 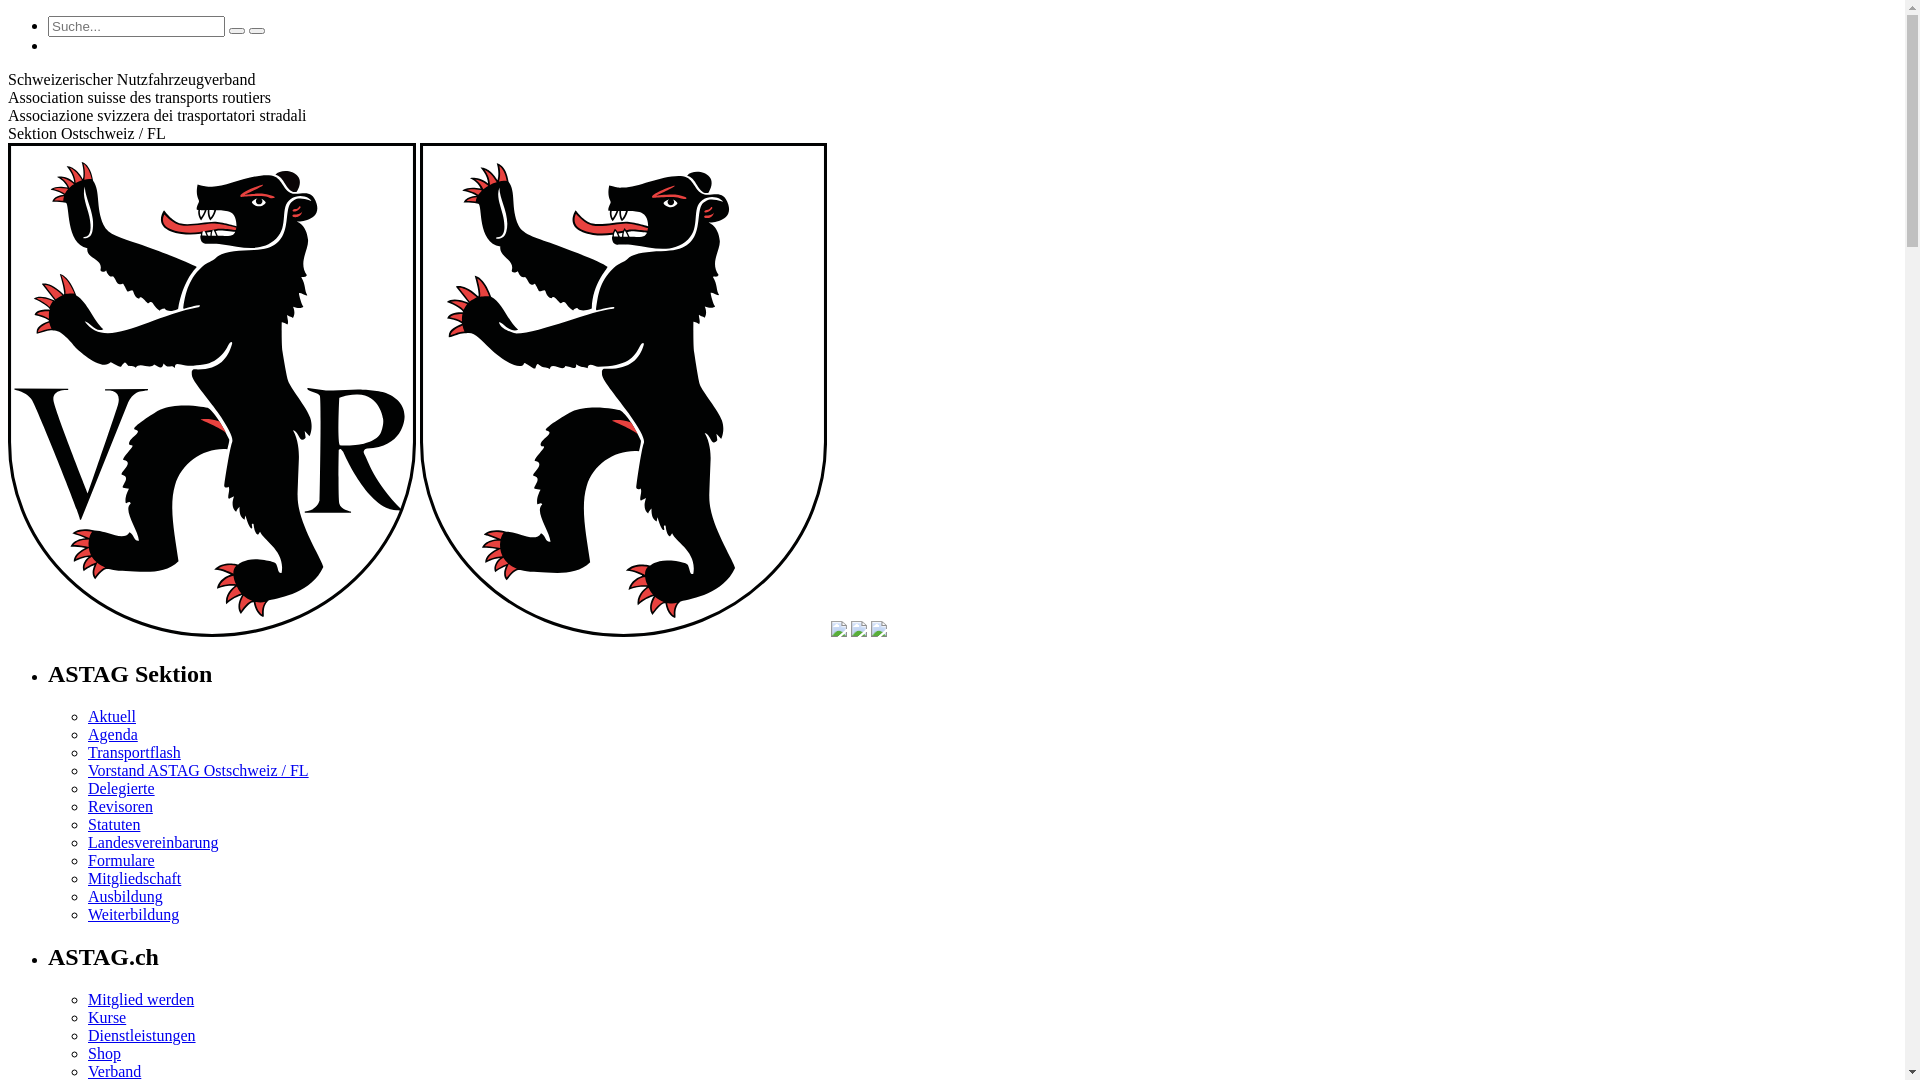 I want to click on 'Delegierte', so click(x=120, y=787).